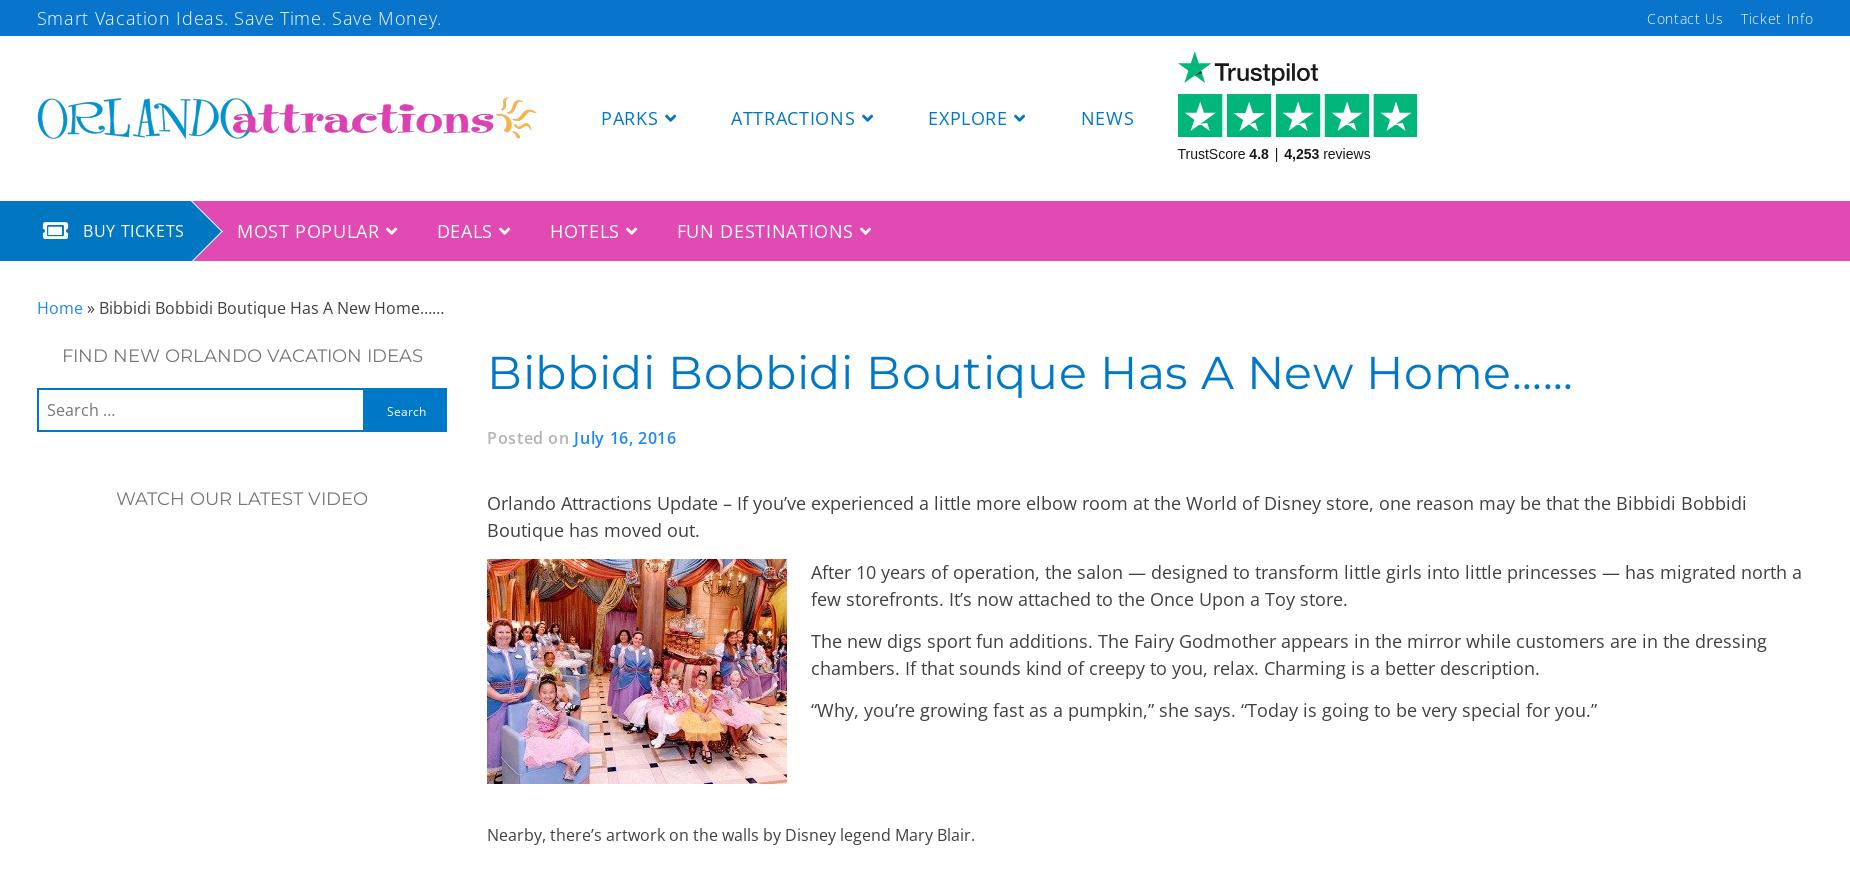  I want to click on 'MOST POPULAR', so click(235, 230).